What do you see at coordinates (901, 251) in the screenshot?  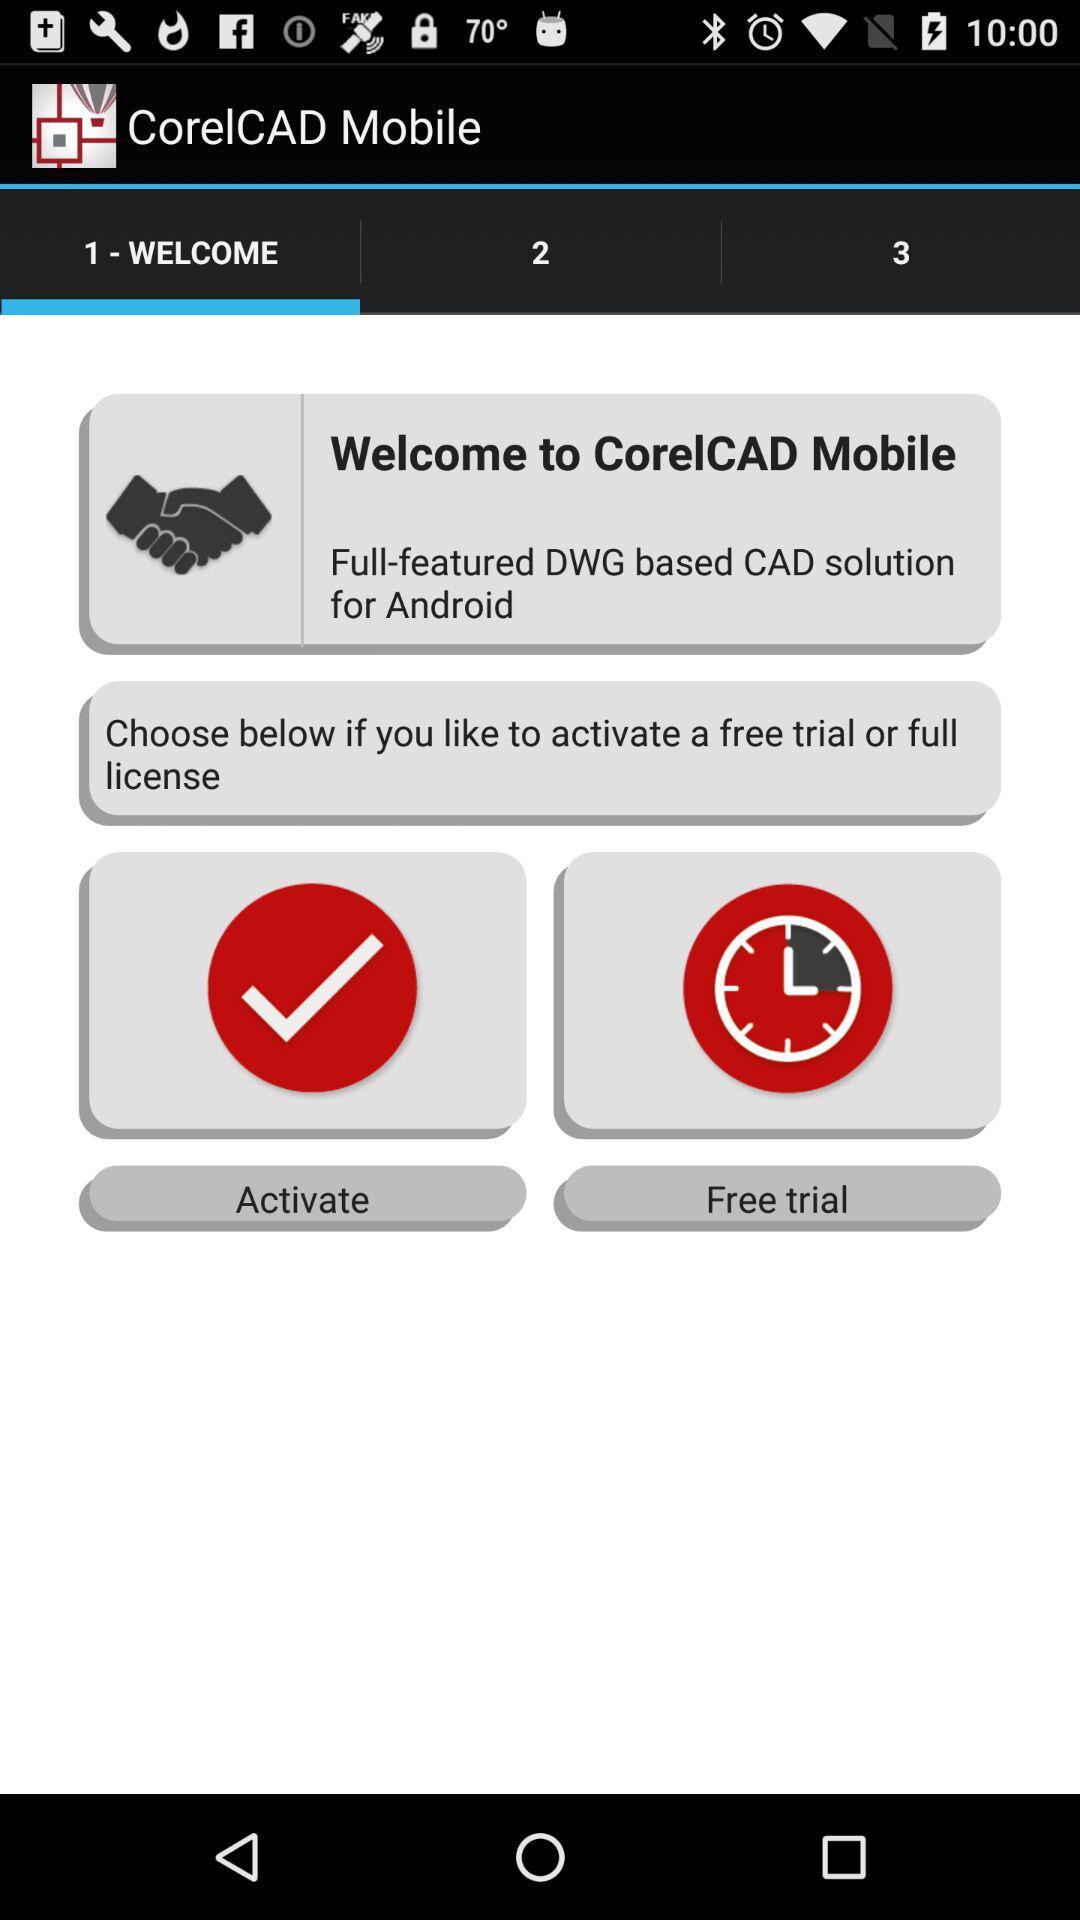 I see `the number three option at the top right corner of the page` at bounding box center [901, 251].